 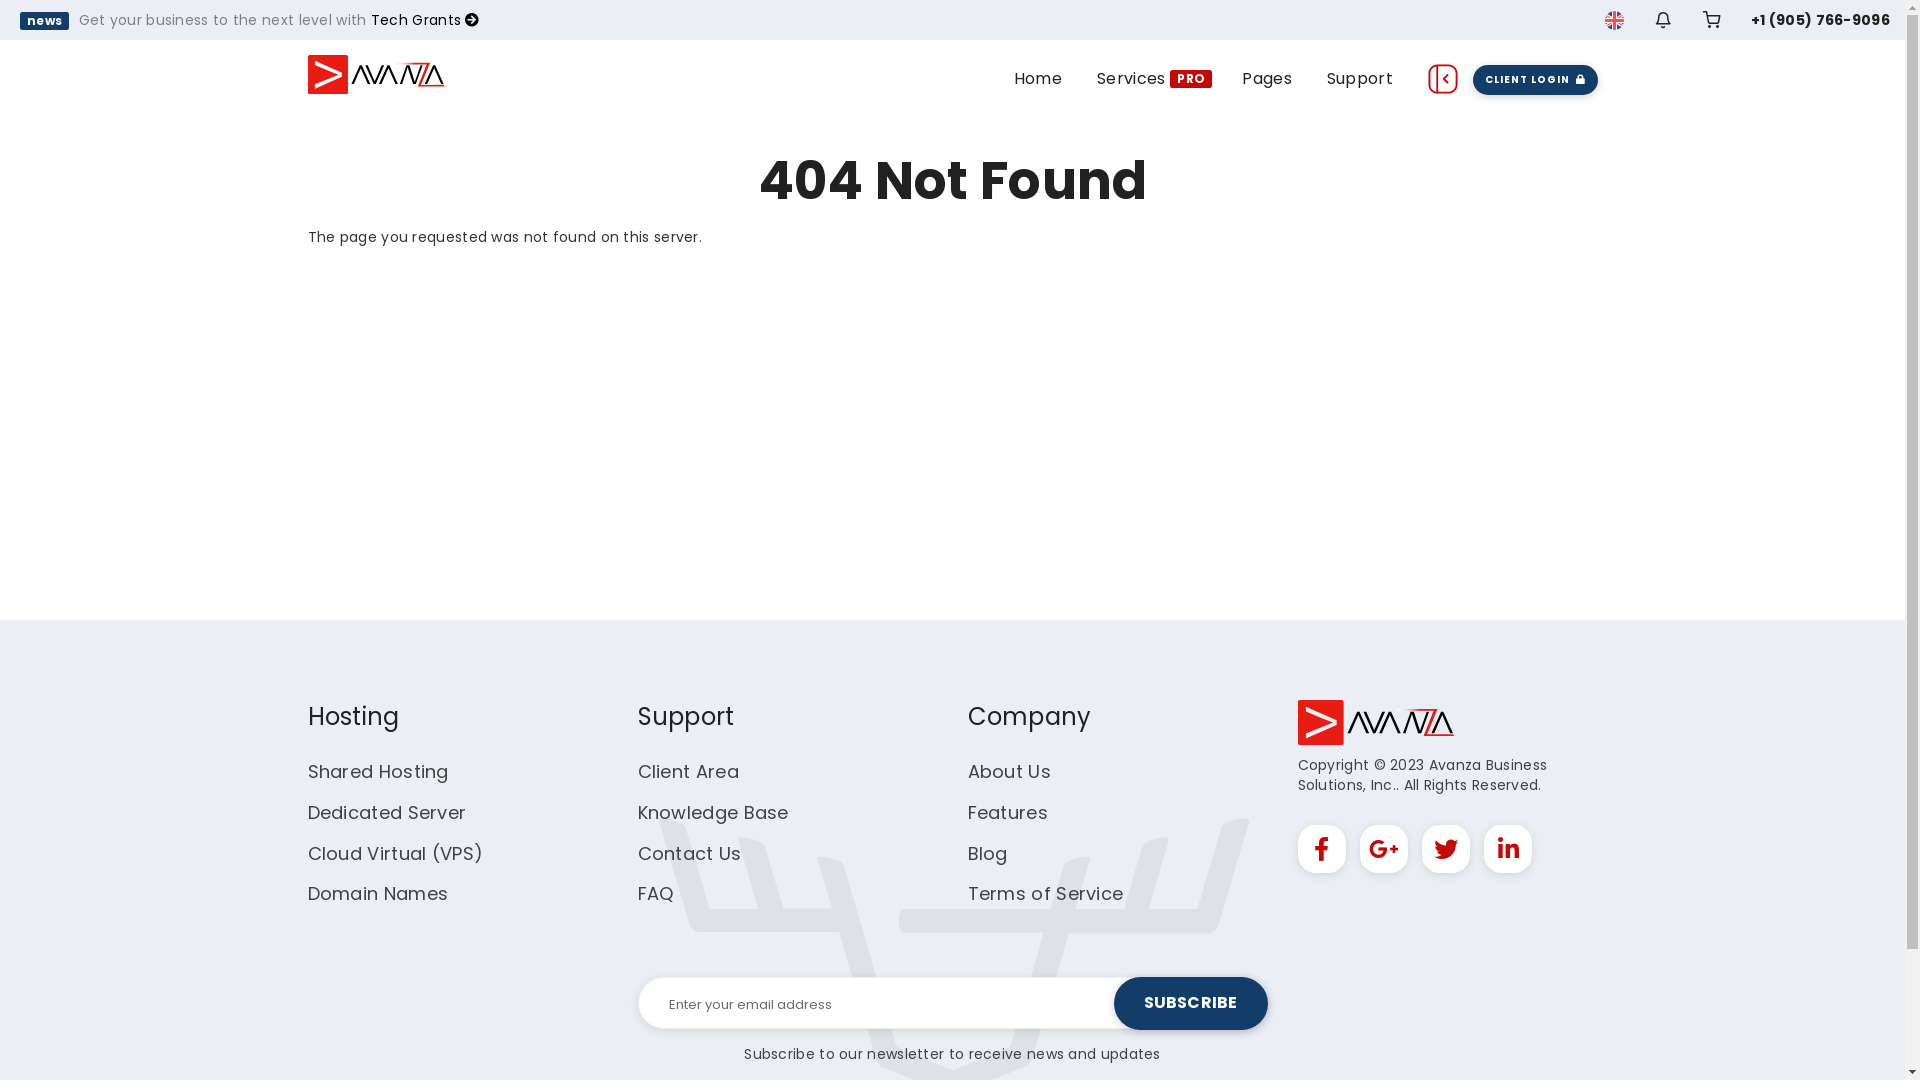 I want to click on 'Contact Us', so click(x=637, y=853).